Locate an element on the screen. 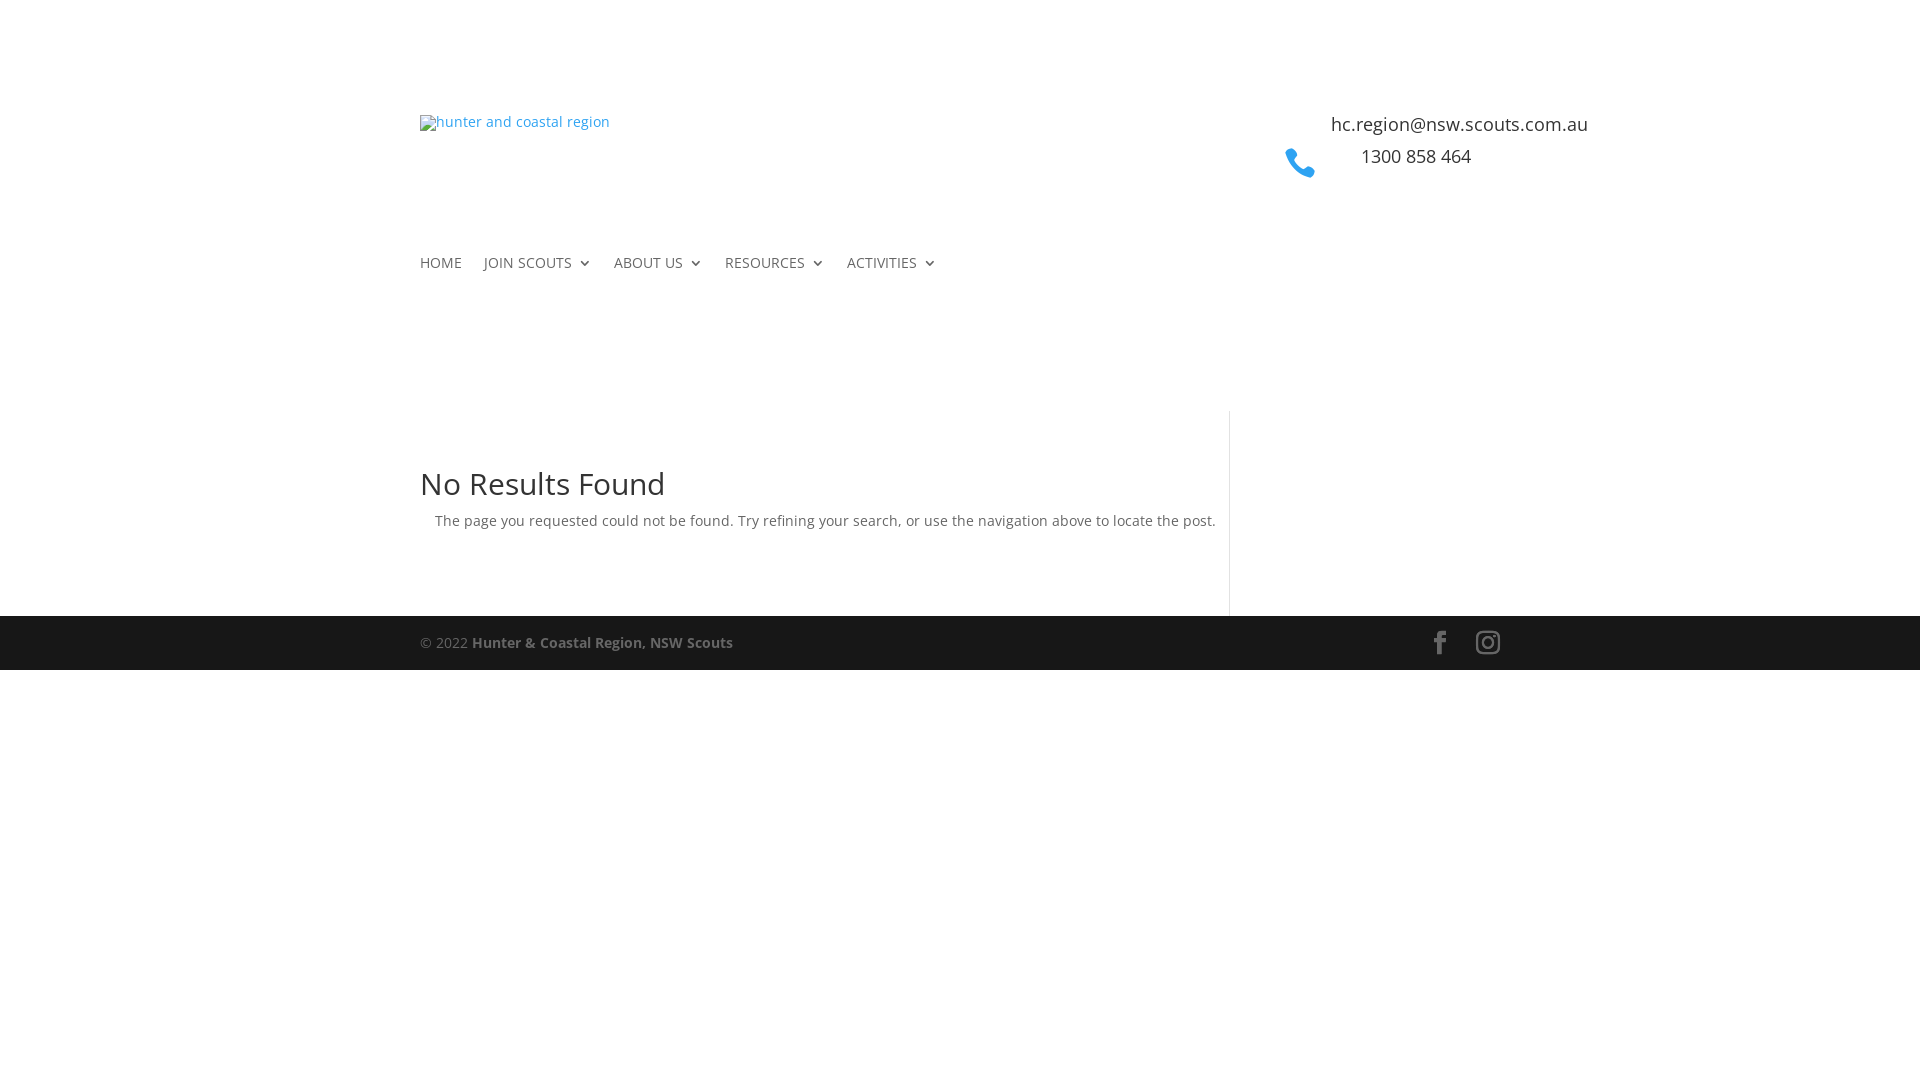 Image resolution: width=1920 pixels, height=1080 pixels. 'Hunter & Coastal Region, NSW Scouts' is located at coordinates (470, 642).